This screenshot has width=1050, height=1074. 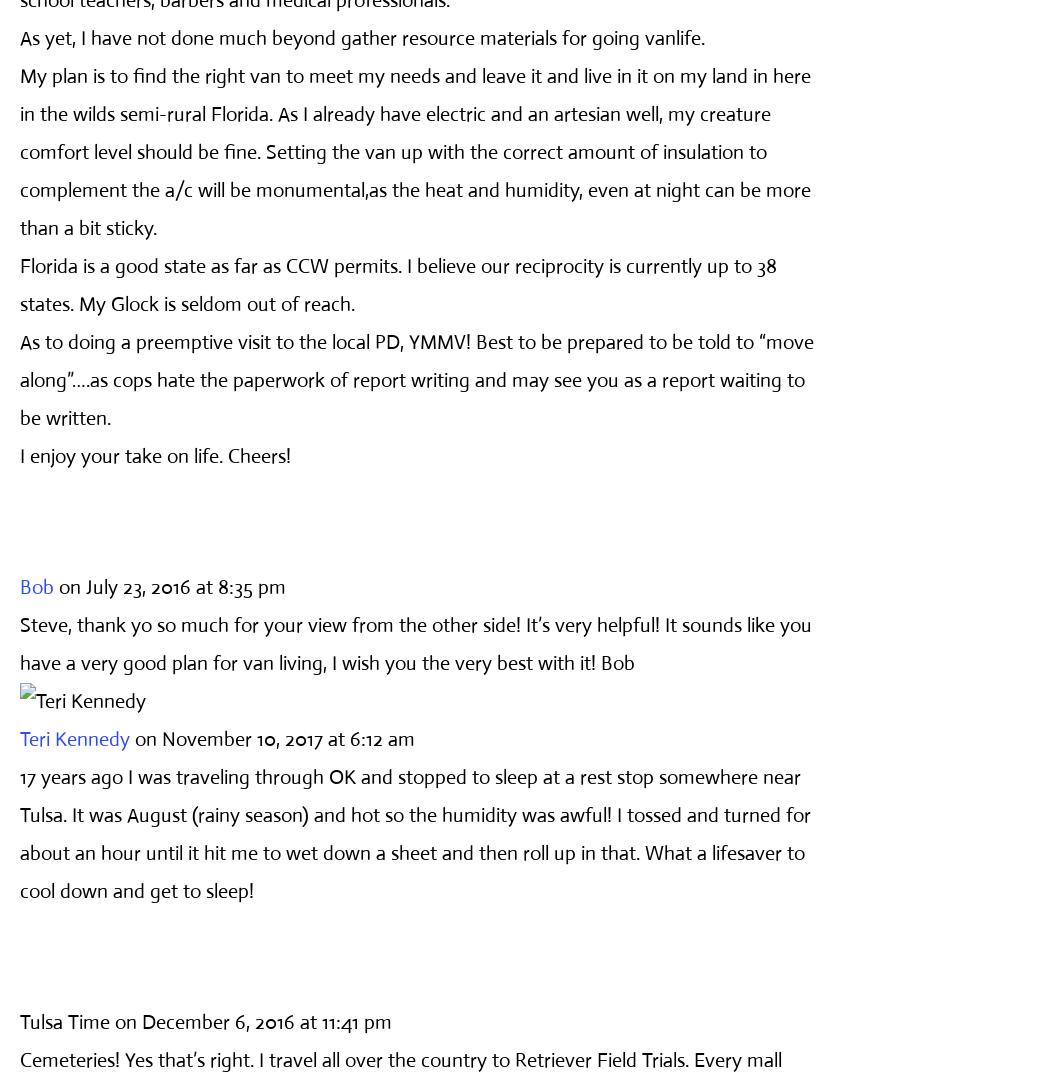 I want to click on 'Florida is a good state as far as CCW permits. I believe our reciprocity is currently up to 38 states. My Glock is seldom out of reach.', so click(x=398, y=284).